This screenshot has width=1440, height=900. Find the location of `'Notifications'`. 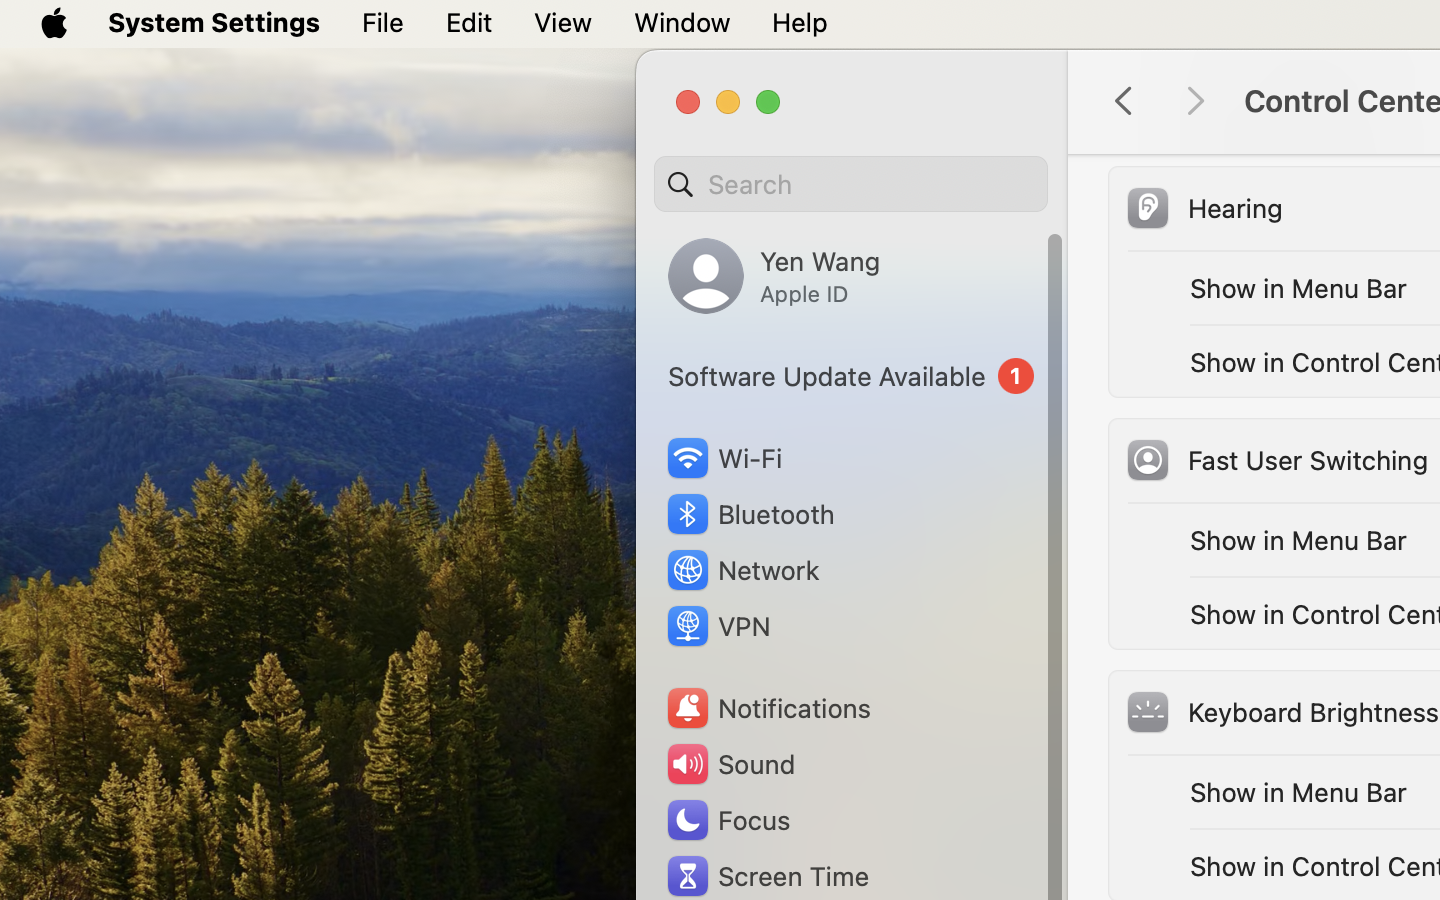

'Notifications' is located at coordinates (766, 707).